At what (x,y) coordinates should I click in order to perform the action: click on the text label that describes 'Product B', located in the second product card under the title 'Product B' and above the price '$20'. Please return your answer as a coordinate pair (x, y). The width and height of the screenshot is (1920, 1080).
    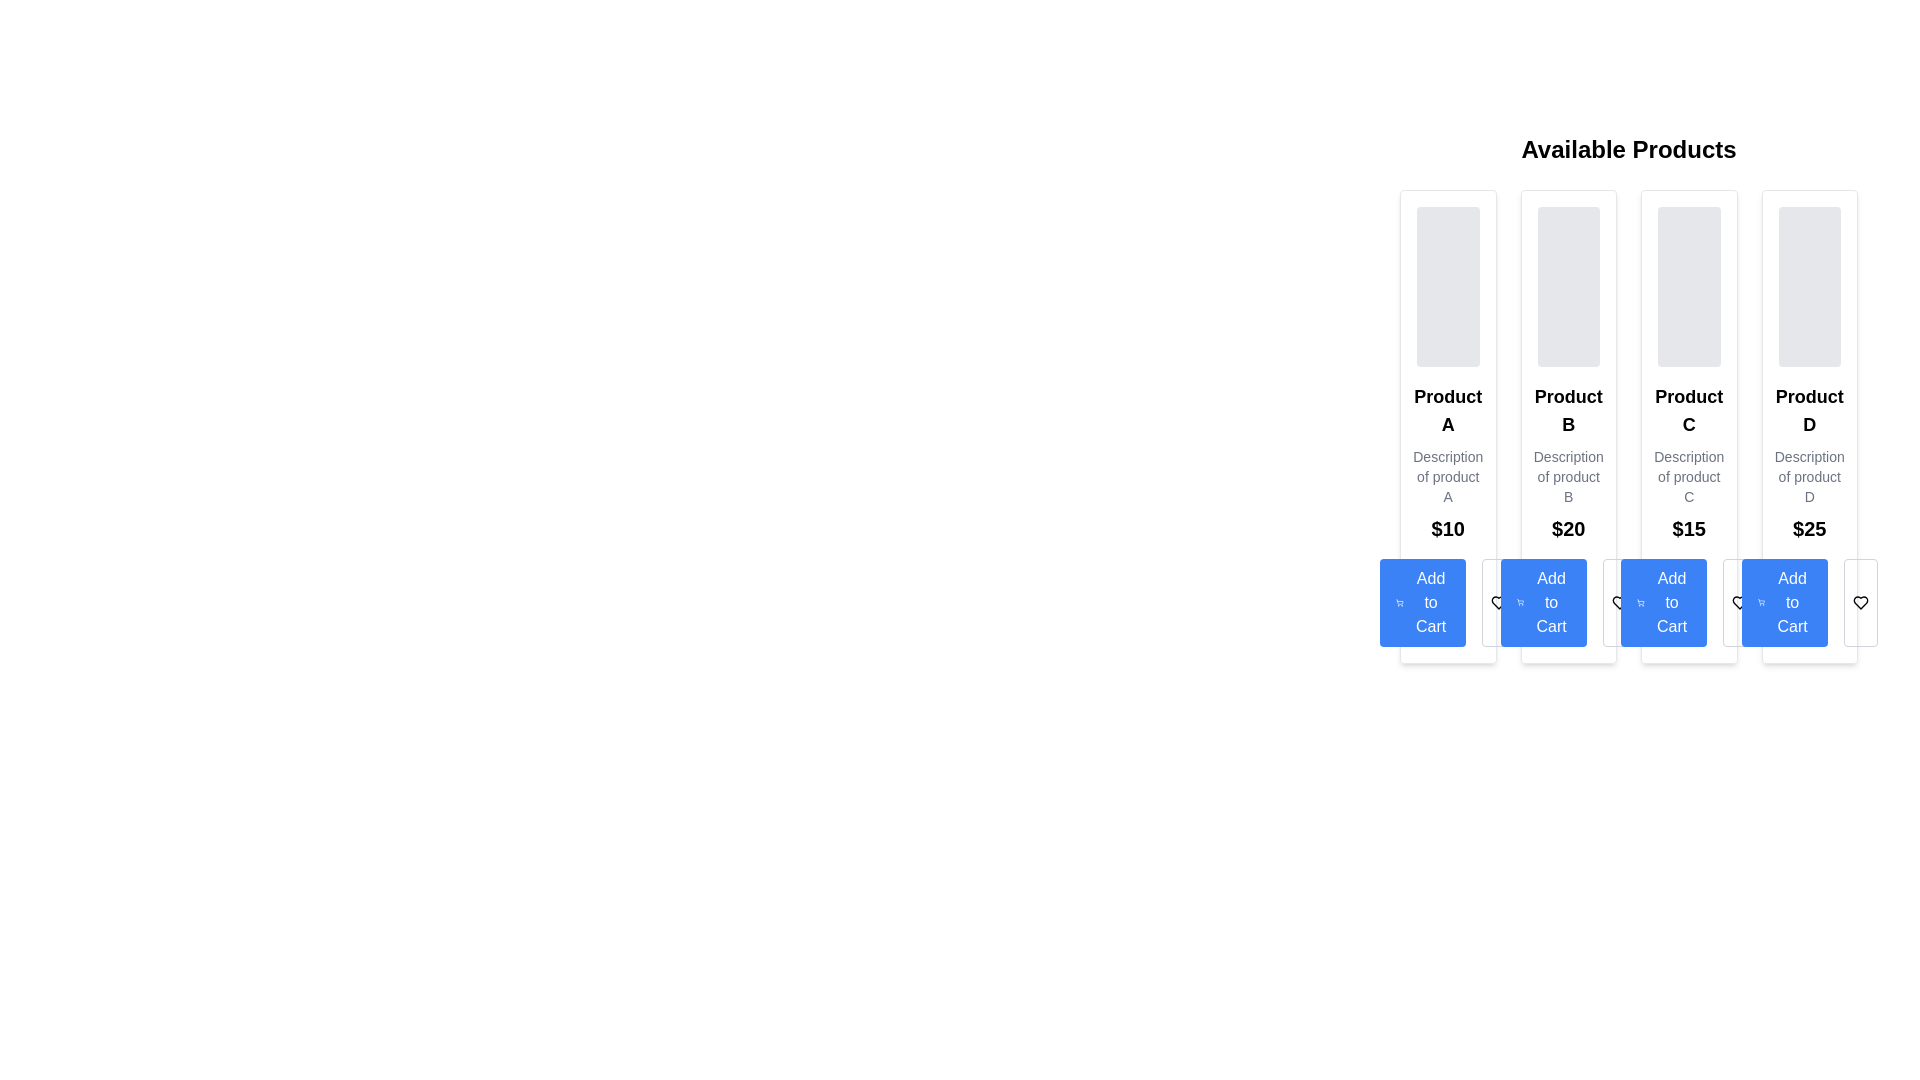
    Looking at the image, I should click on (1567, 477).